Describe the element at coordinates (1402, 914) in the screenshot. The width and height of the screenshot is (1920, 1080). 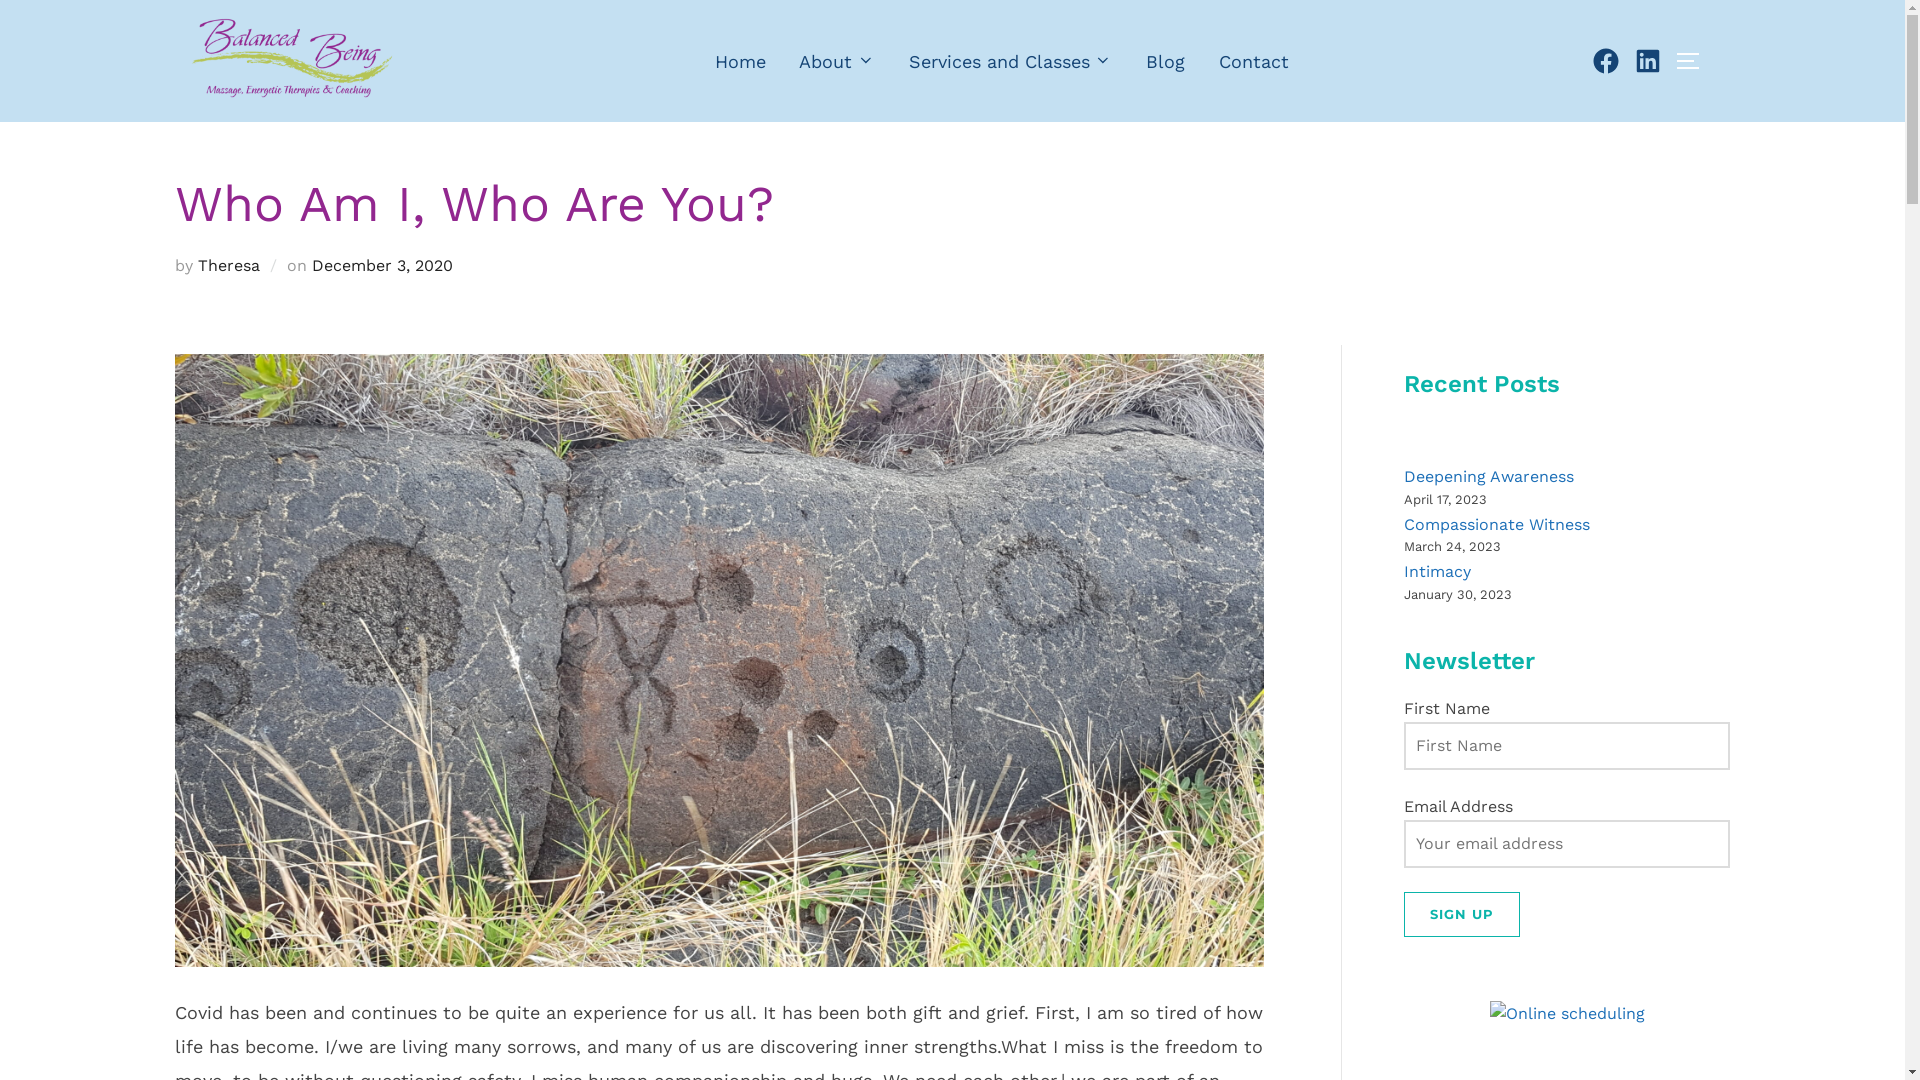
I see `'Sign up'` at that location.